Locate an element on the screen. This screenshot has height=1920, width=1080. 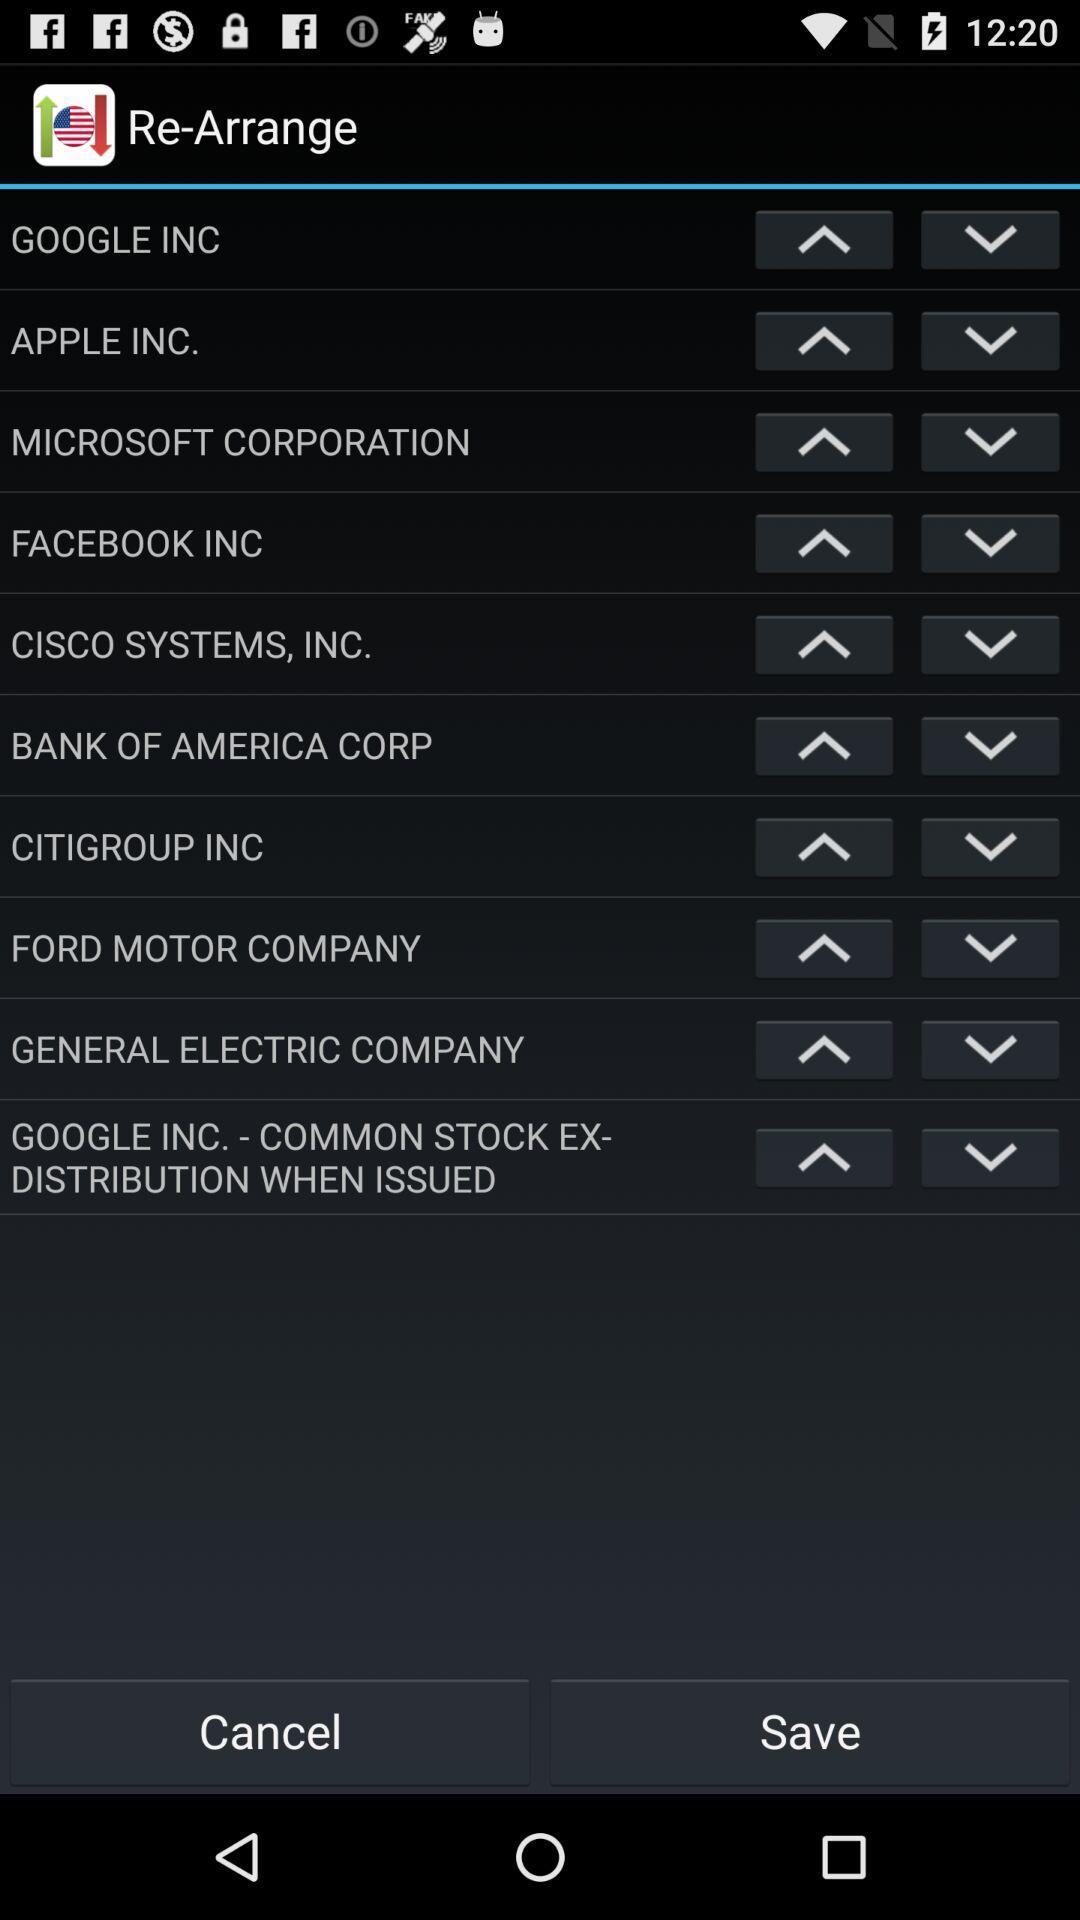
the button allows to move down an item listed is located at coordinates (990, 542).